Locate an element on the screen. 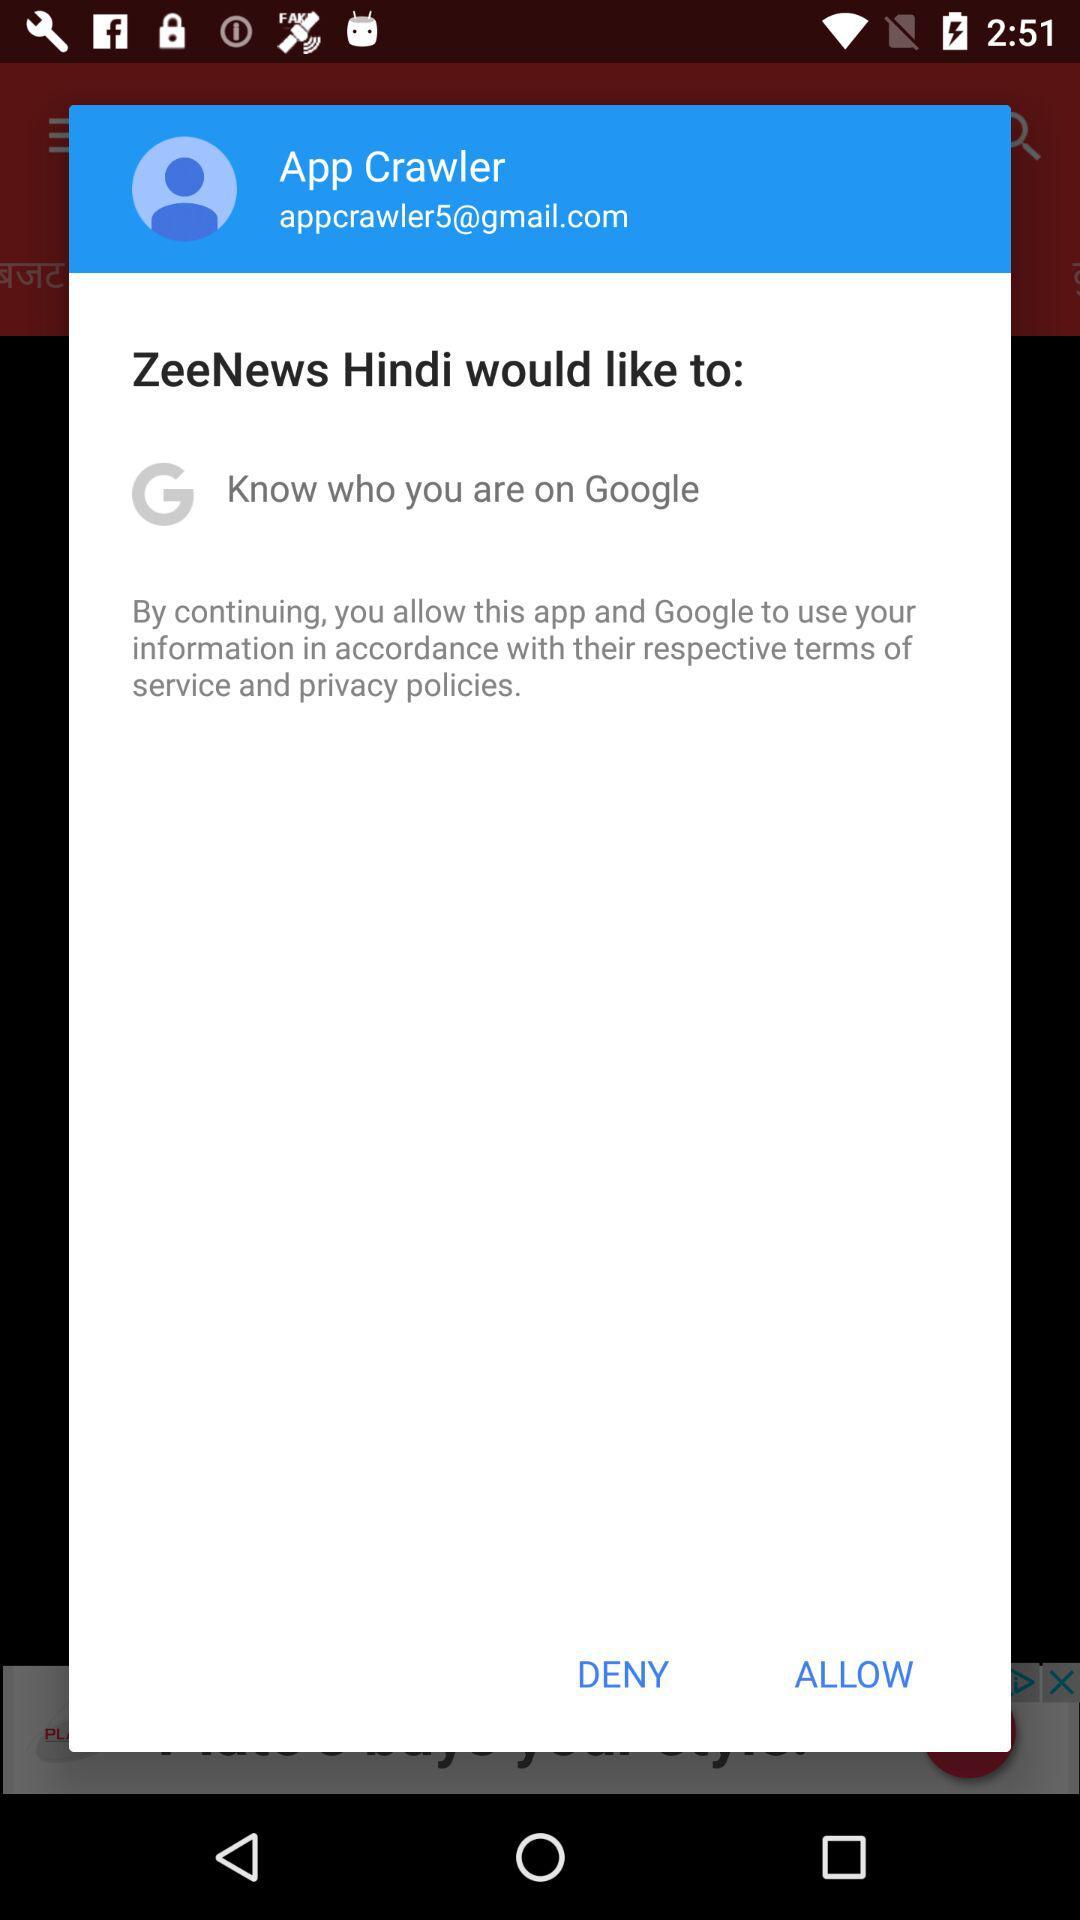 This screenshot has height=1920, width=1080. app crawler is located at coordinates (392, 164).